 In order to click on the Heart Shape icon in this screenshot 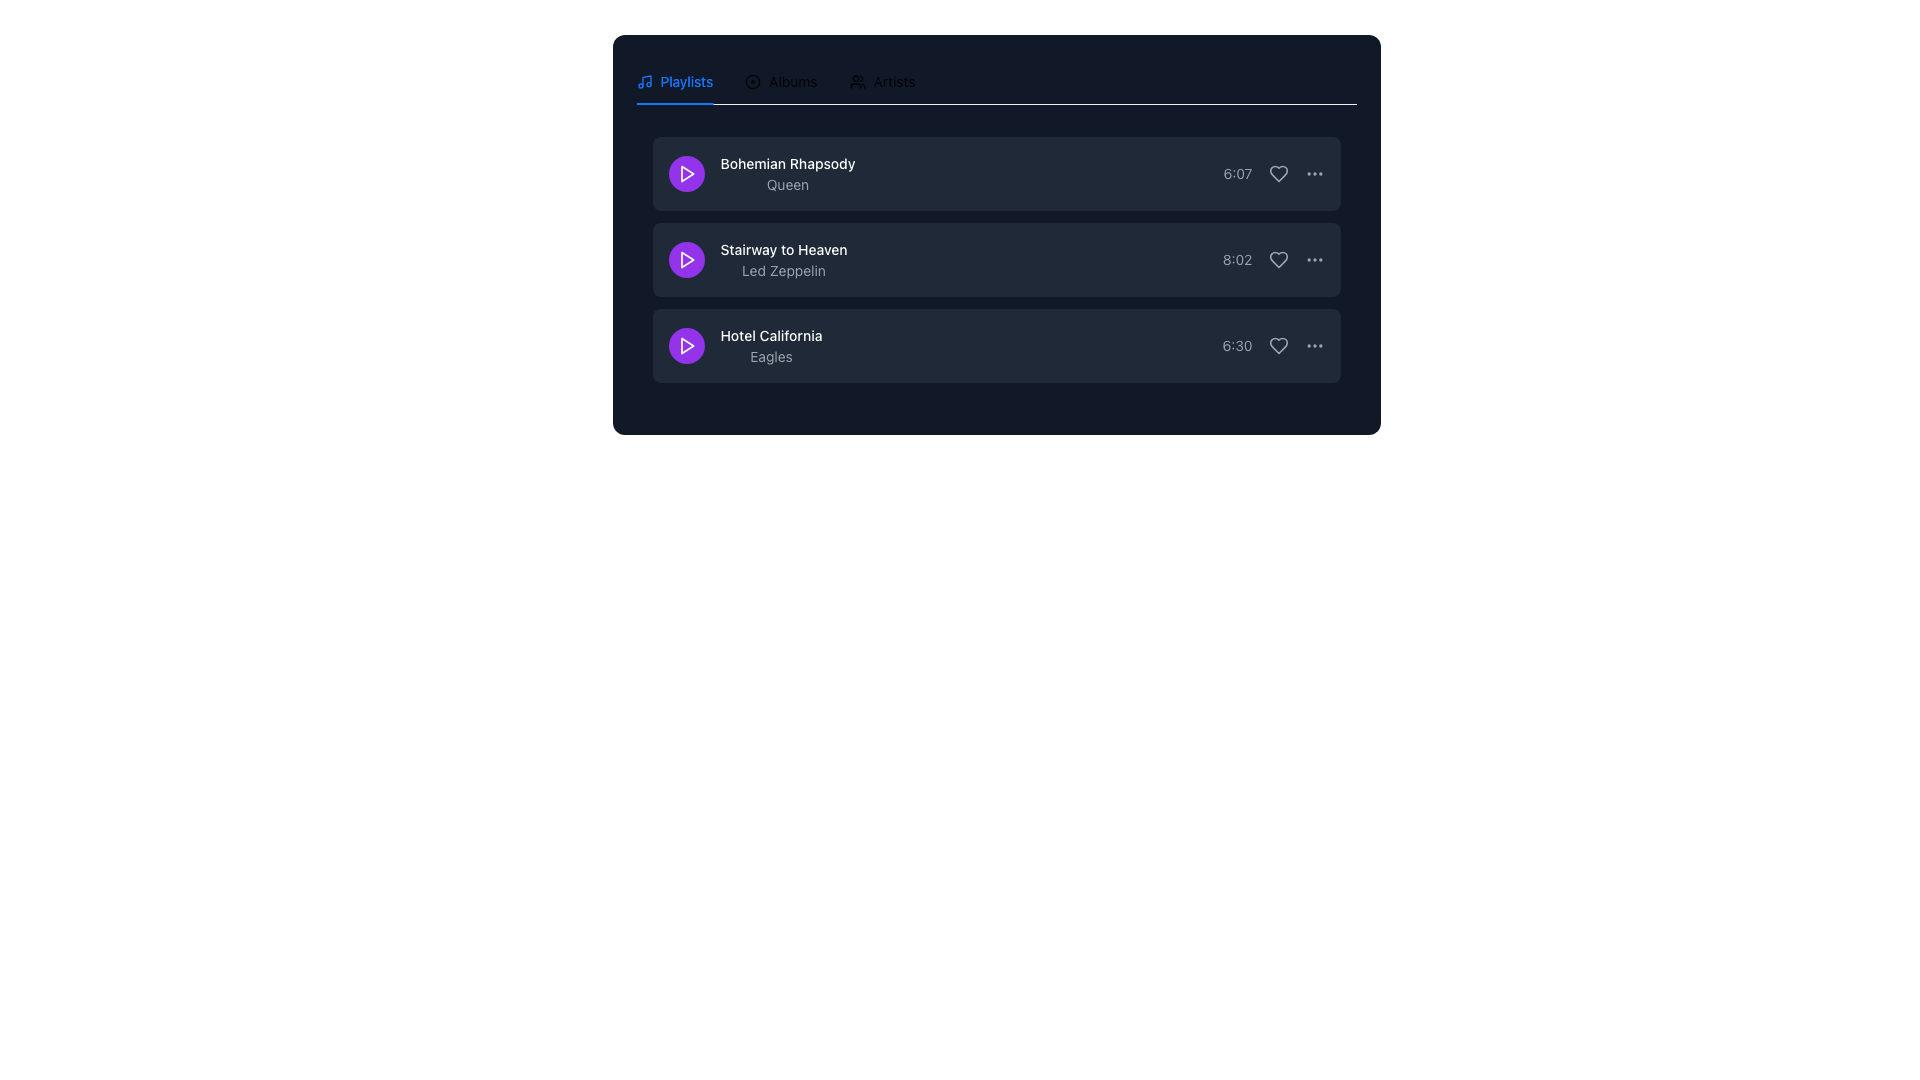, I will do `click(1277, 258)`.